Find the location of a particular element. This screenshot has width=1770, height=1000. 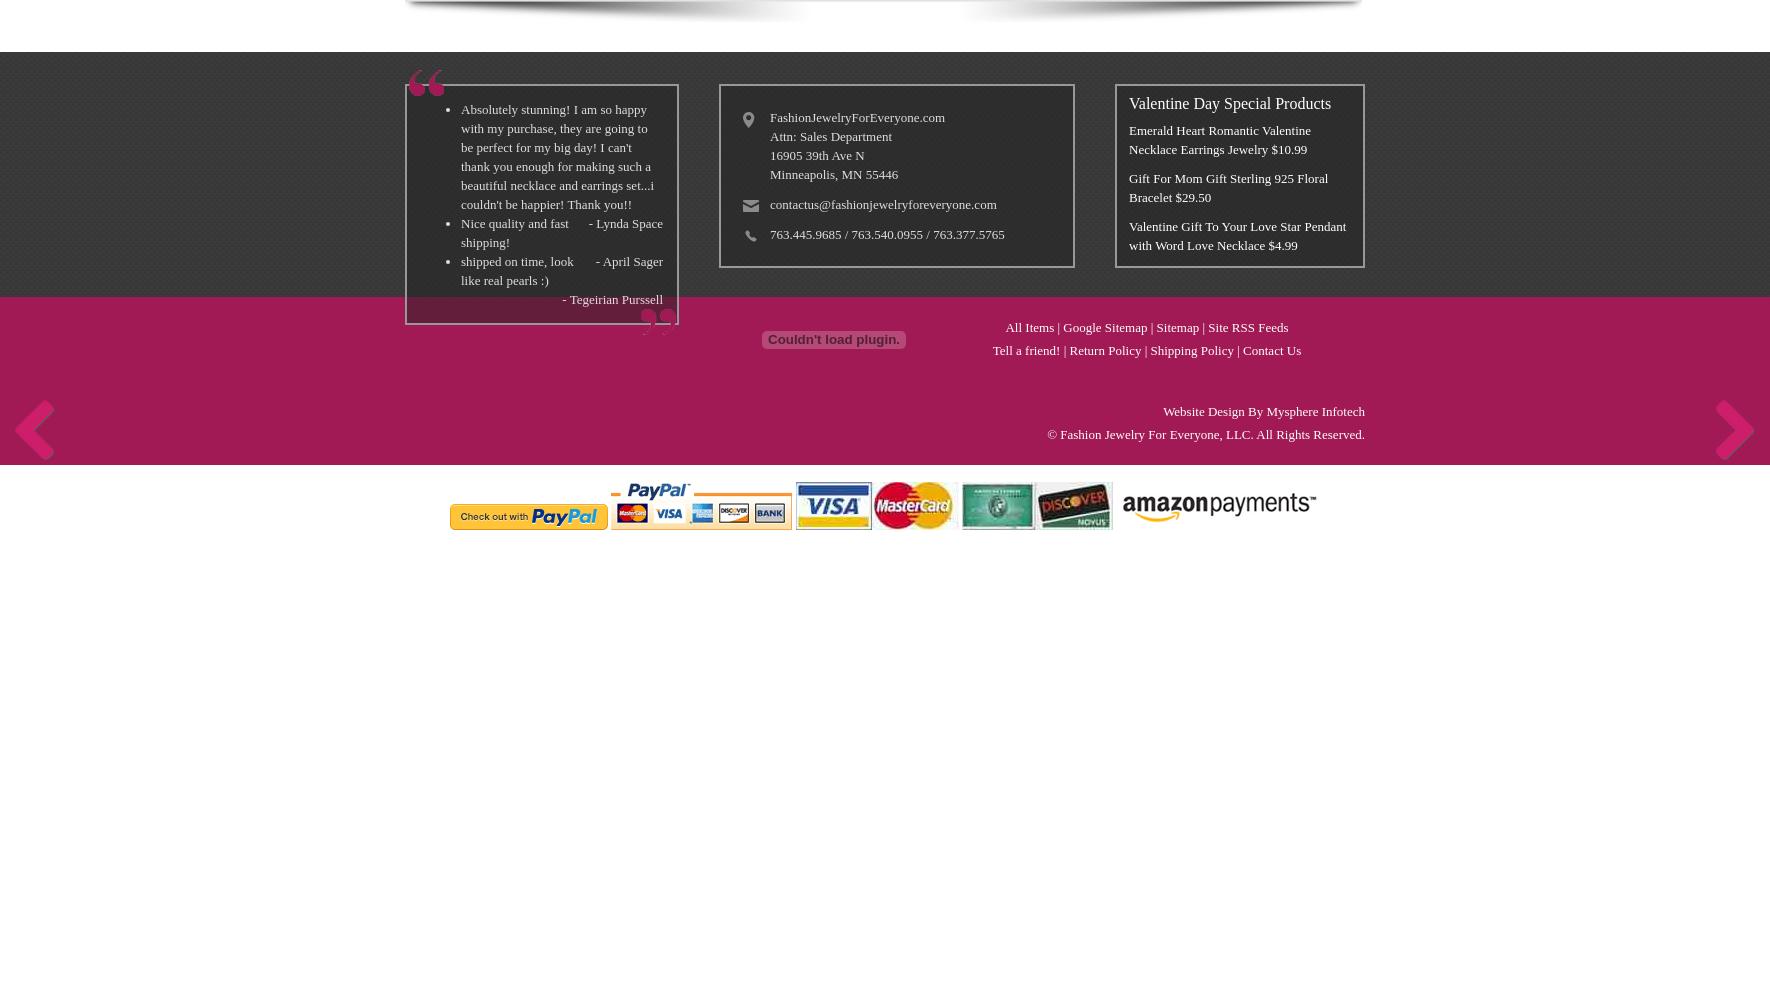

'Emerald Heart Romantic Valentine Necklace Earrings Jewelry $10.99' is located at coordinates (1219, 140).